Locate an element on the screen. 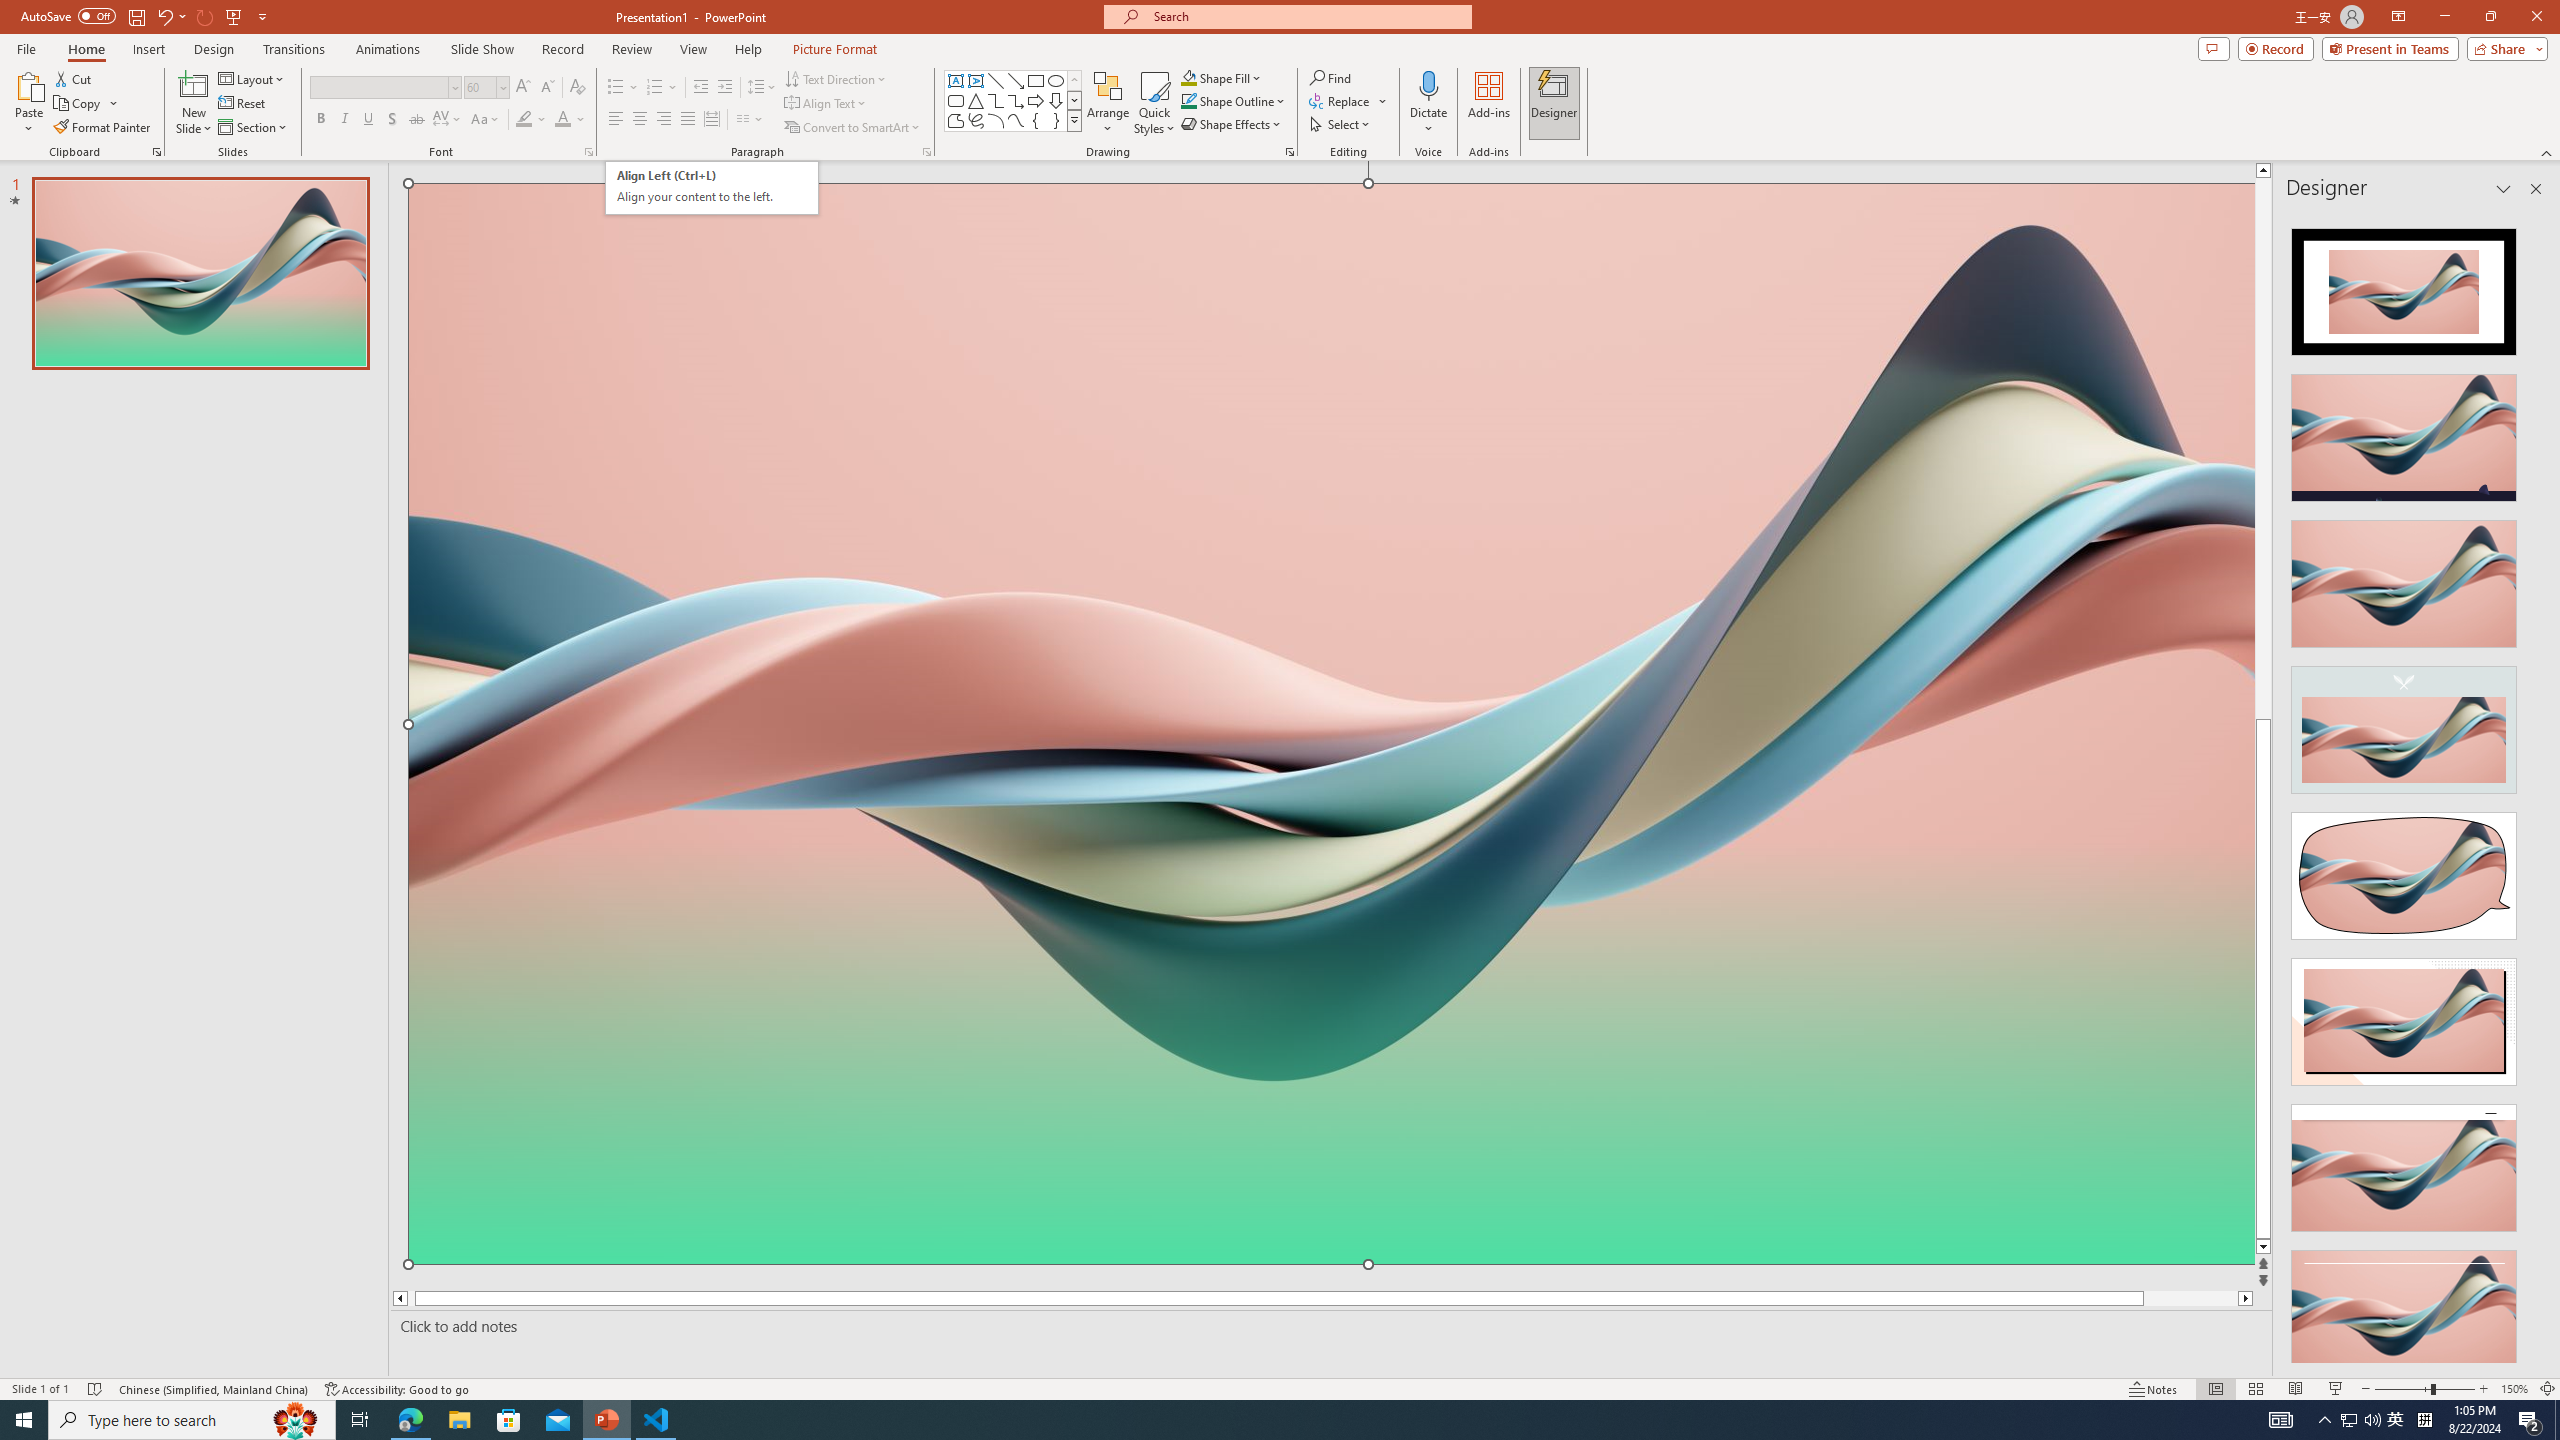 The width and height of the screenshot is (2560, 1440). 'Recommended Design: Design Idea' is located at coordinates (2402, 284).